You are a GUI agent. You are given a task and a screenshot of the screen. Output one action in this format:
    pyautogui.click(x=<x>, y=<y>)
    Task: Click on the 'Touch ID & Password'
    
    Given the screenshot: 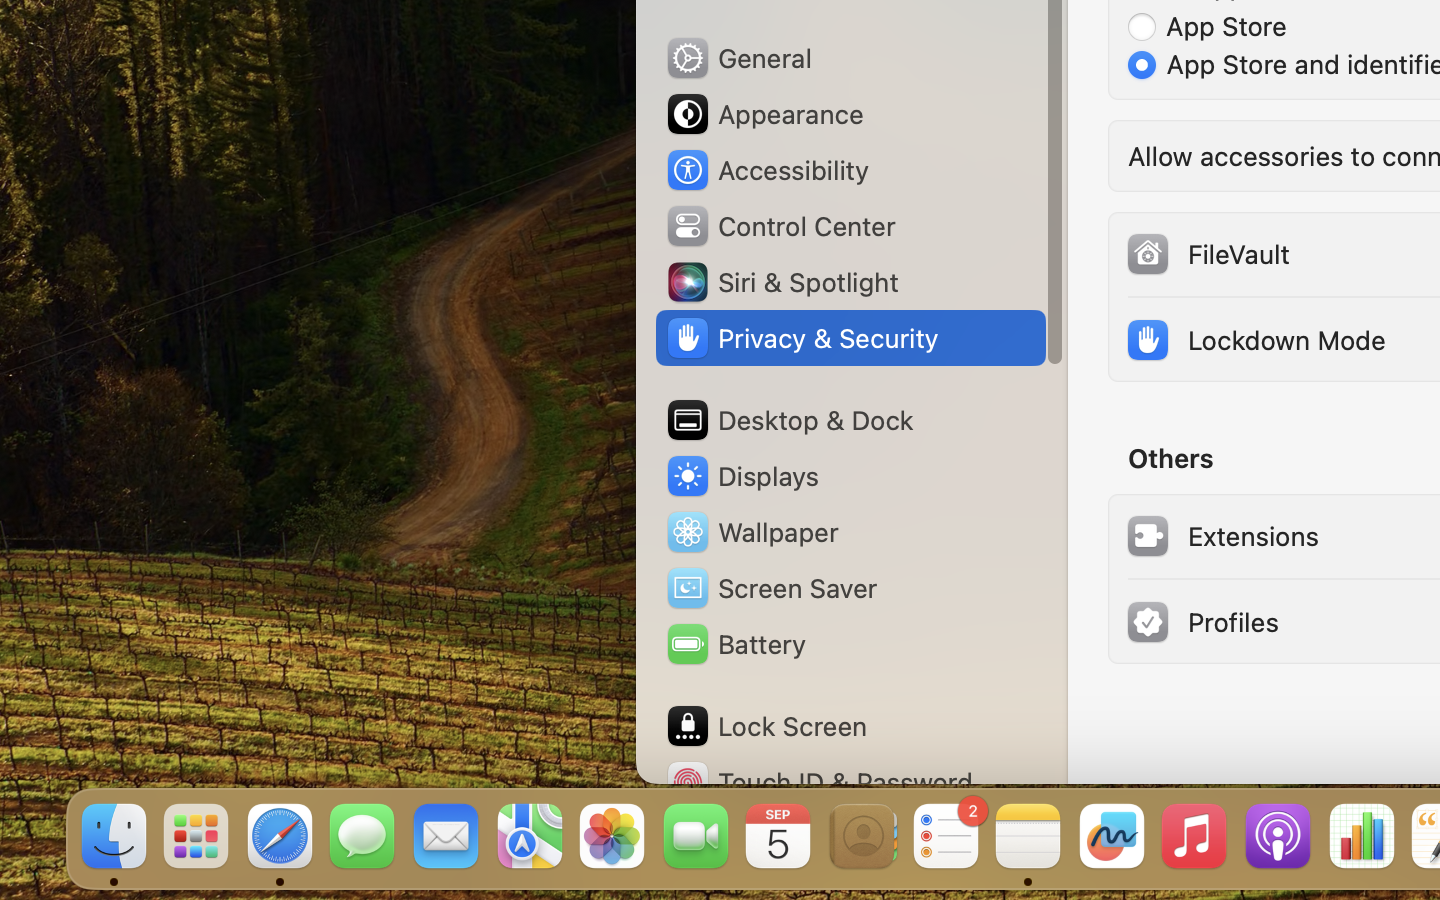 What is the action you would take?
    pyautogui.click(x=819, y=781)
    